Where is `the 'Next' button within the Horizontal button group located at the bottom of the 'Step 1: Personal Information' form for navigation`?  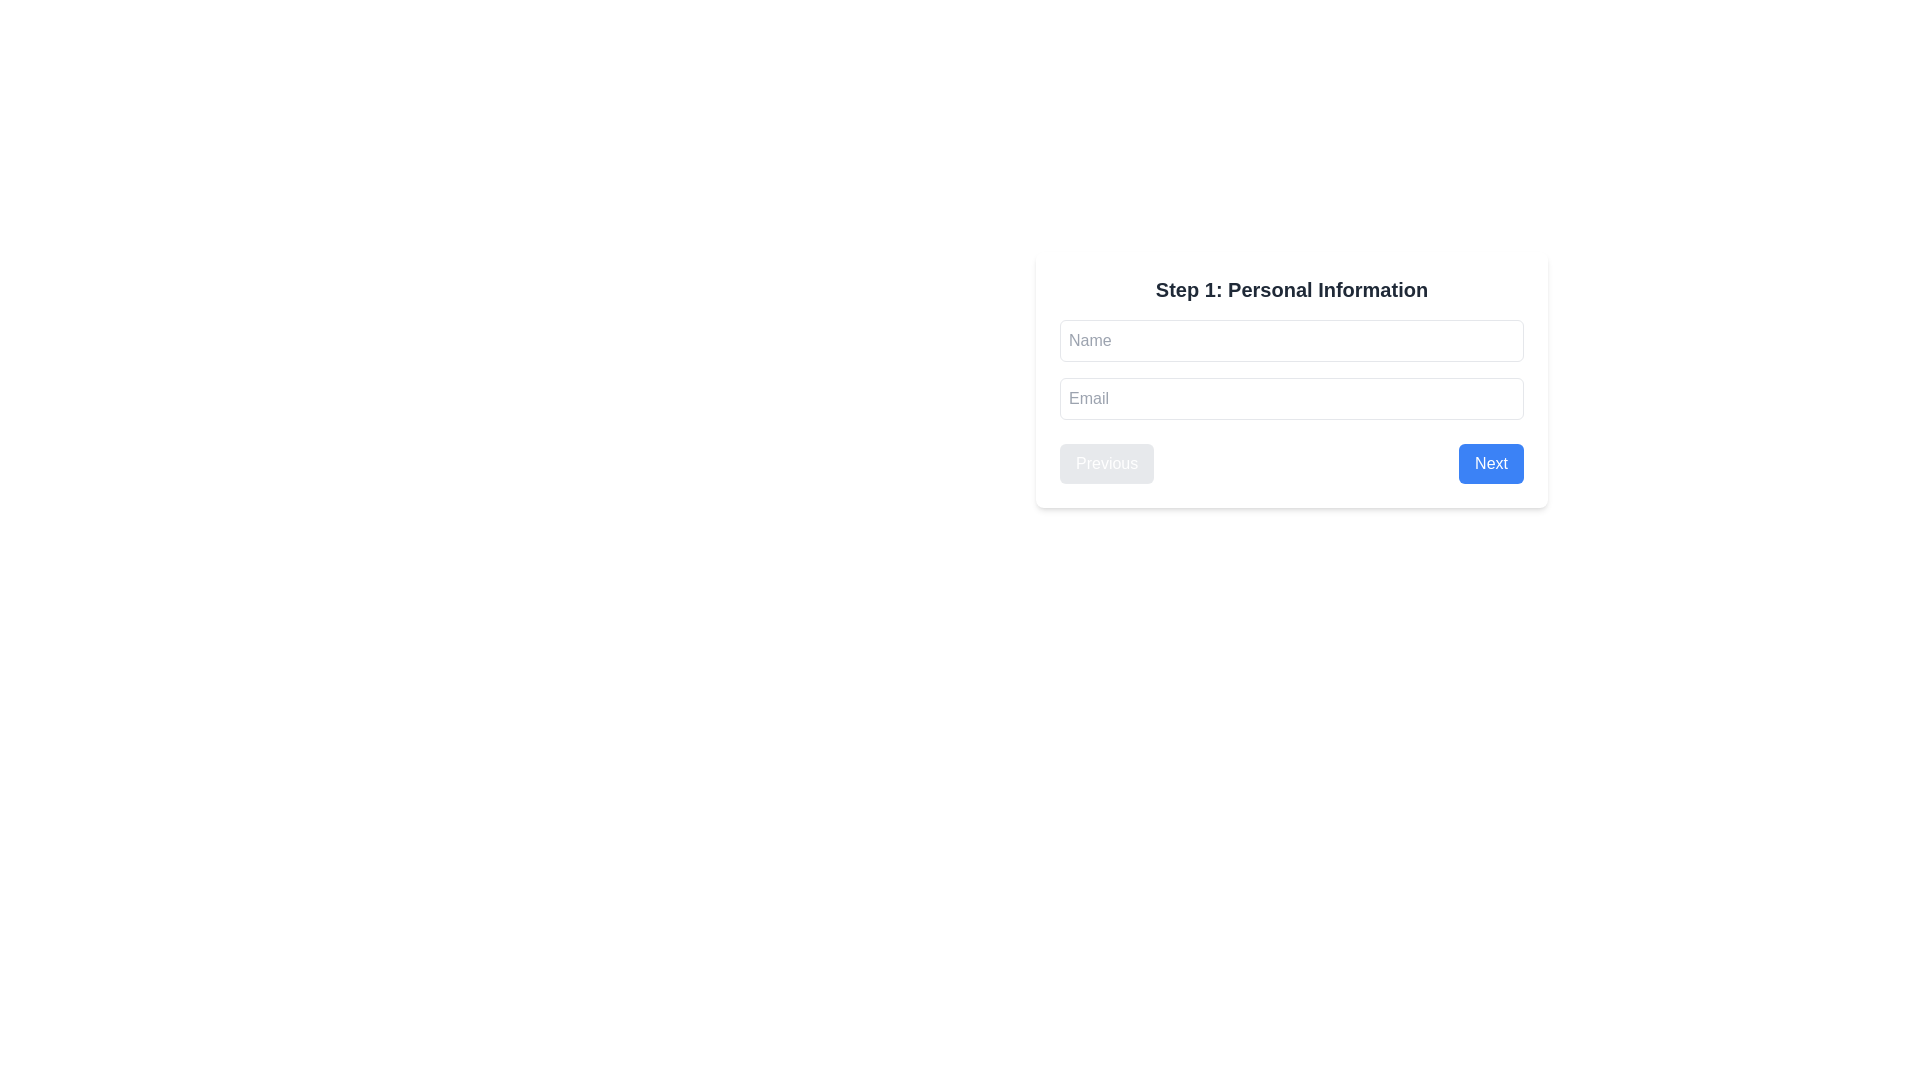 the 'Next' button within the Horizontal button group located at the bottom of the 'Step 1: Personal Information' form for navigation is located at coordinates (1291, 463).